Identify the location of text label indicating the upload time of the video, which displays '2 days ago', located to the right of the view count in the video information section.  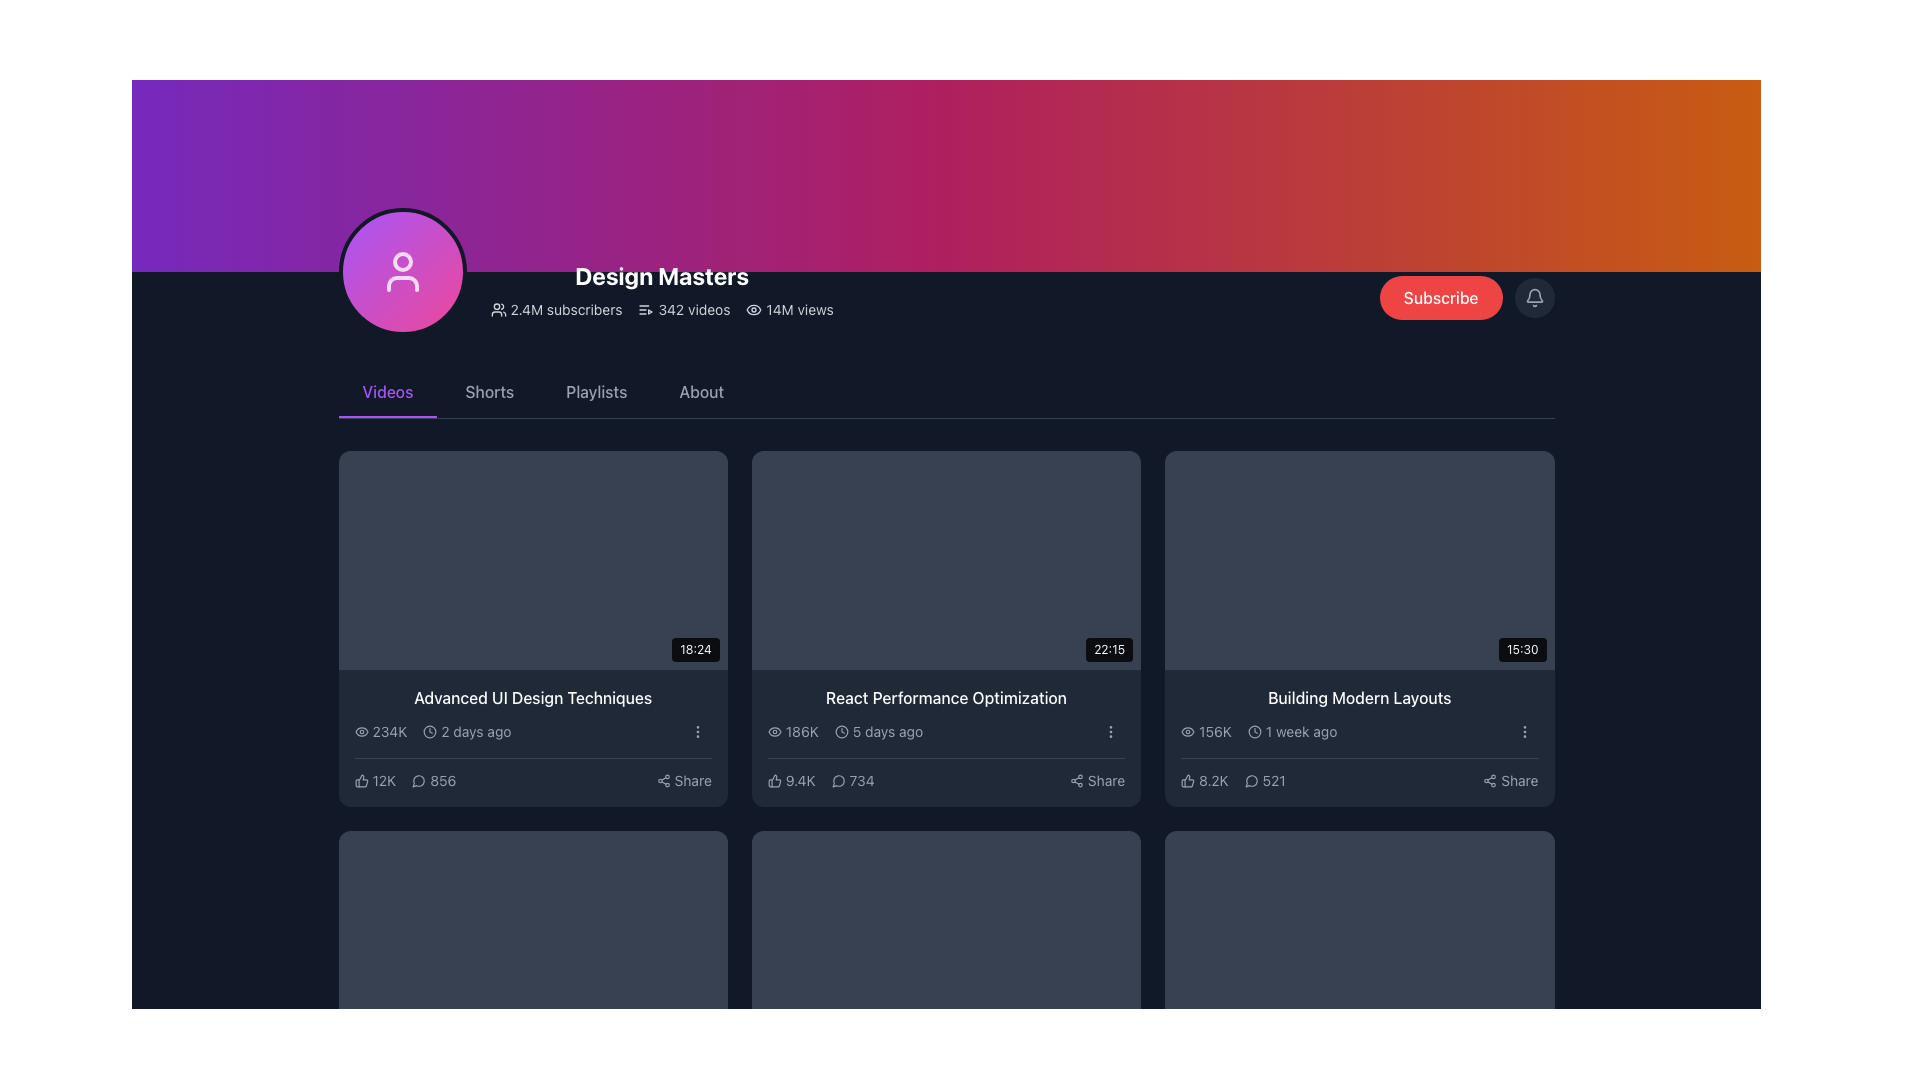
(466, 732).